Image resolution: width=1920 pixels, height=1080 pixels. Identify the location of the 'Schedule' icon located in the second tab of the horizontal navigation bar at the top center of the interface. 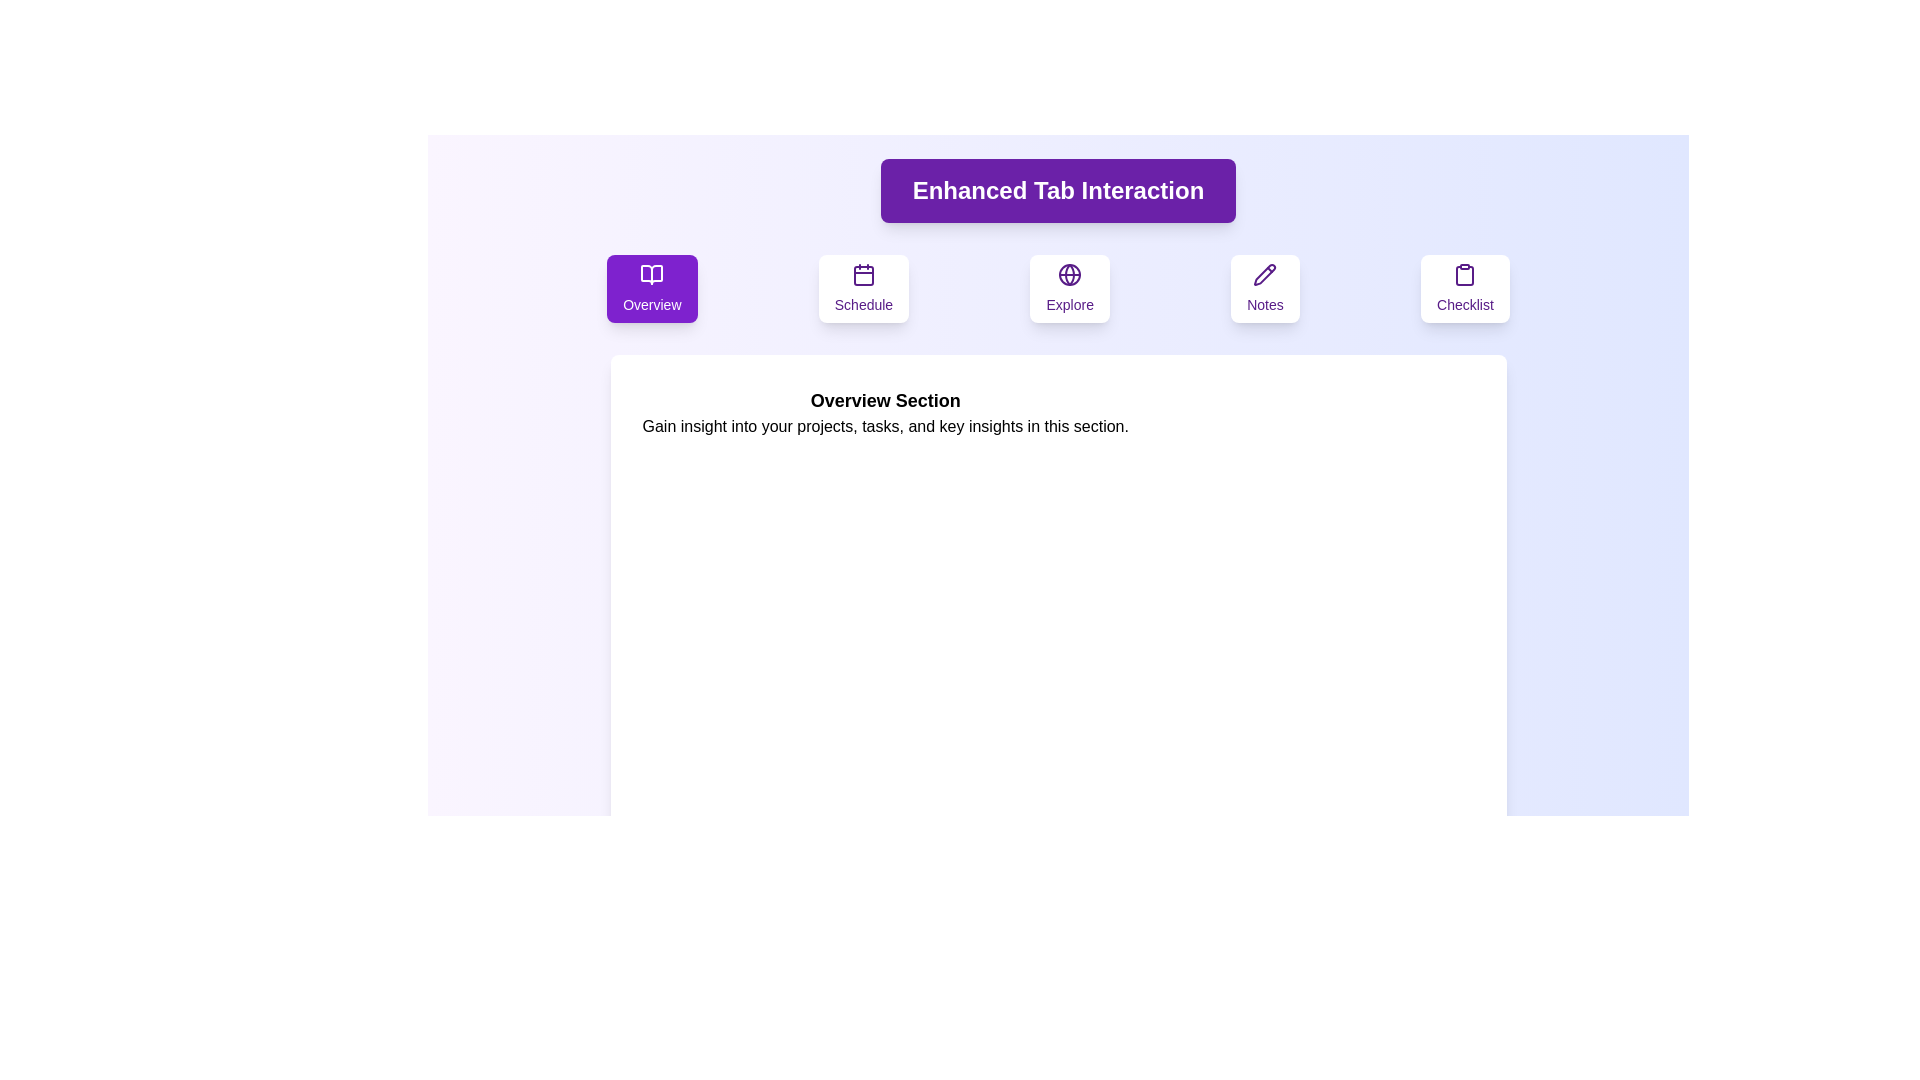
(864, 274).